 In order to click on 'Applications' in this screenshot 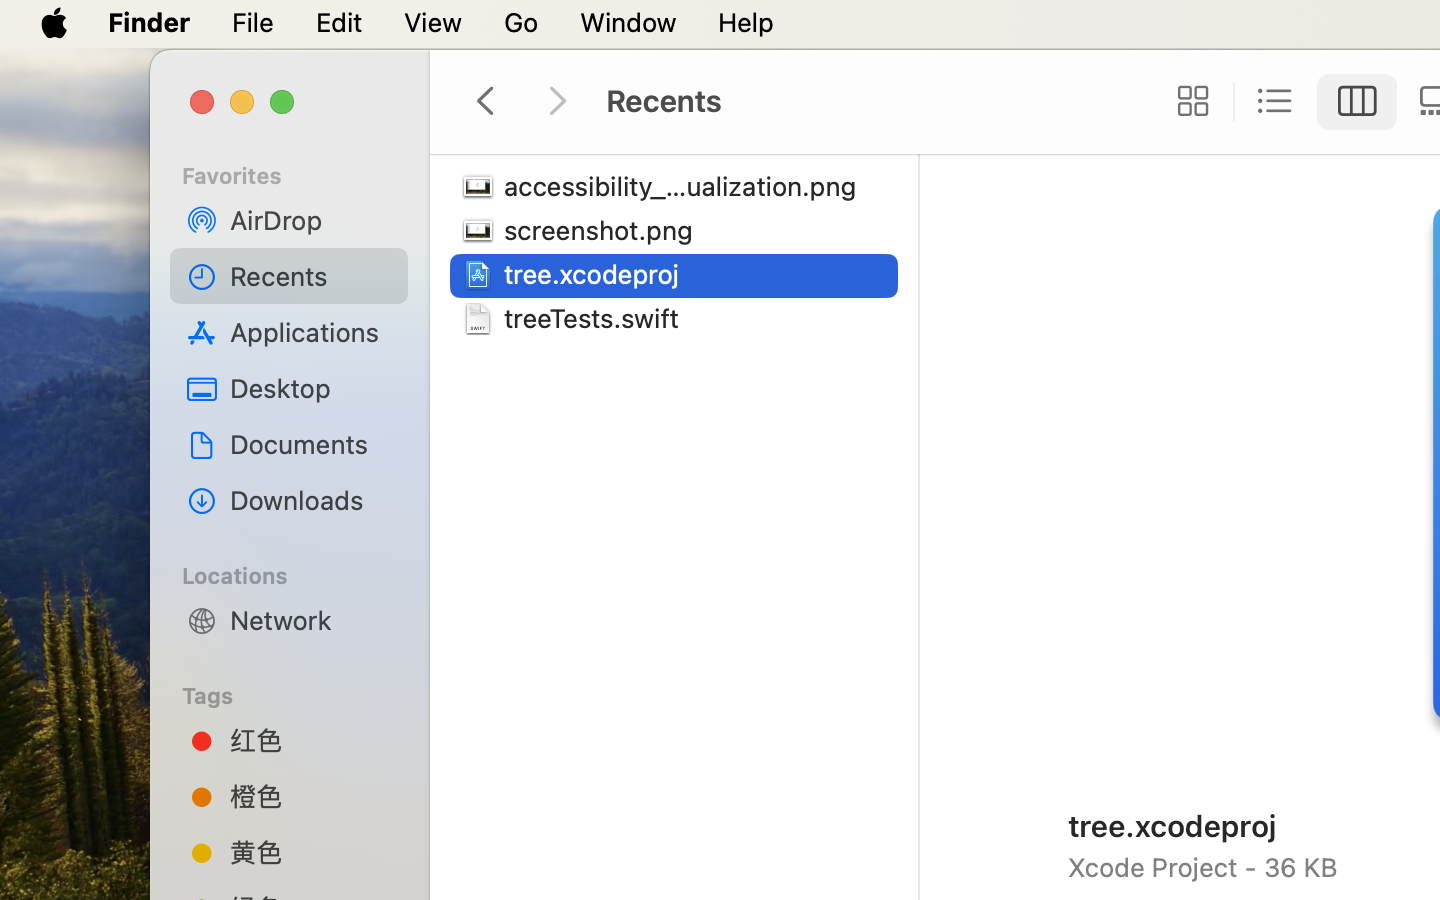, I will do `click(311, 331)`.